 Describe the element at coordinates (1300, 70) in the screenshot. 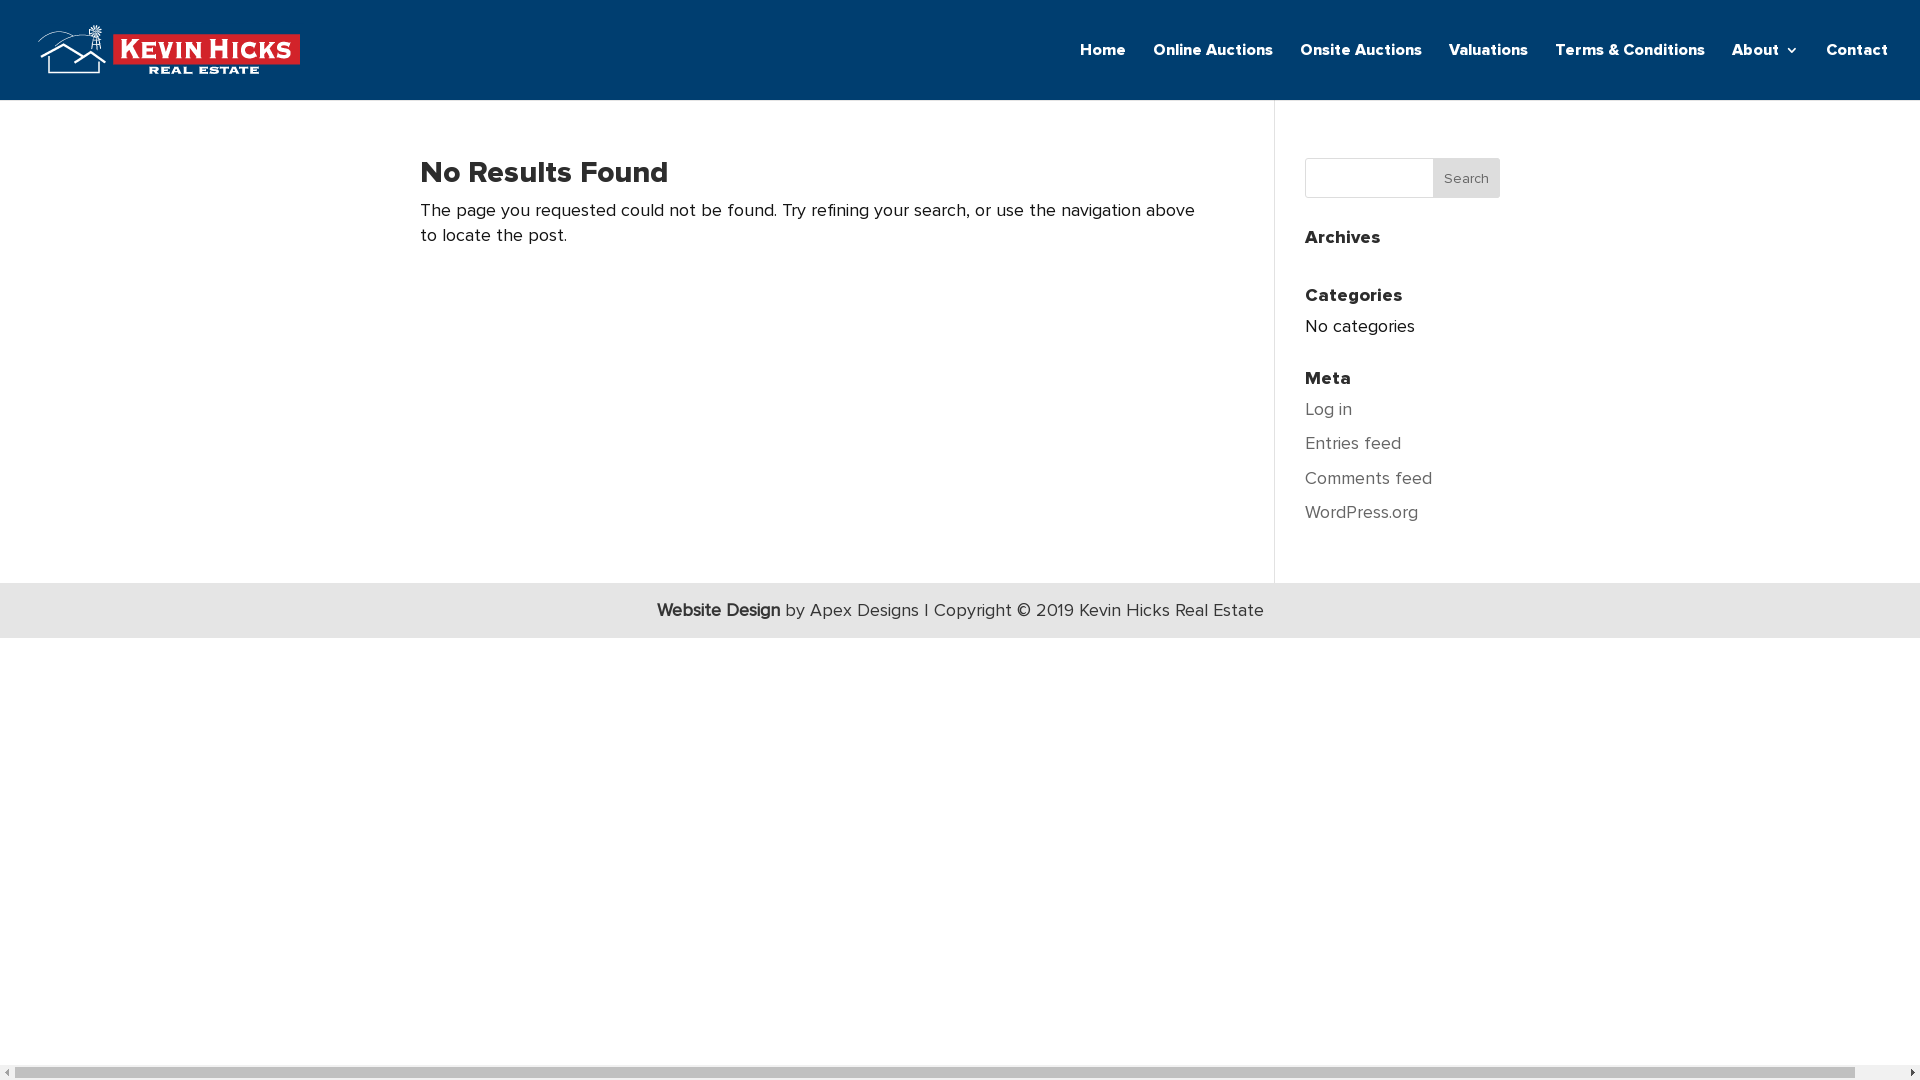

I see `'Onsite Auctions'` at that location.